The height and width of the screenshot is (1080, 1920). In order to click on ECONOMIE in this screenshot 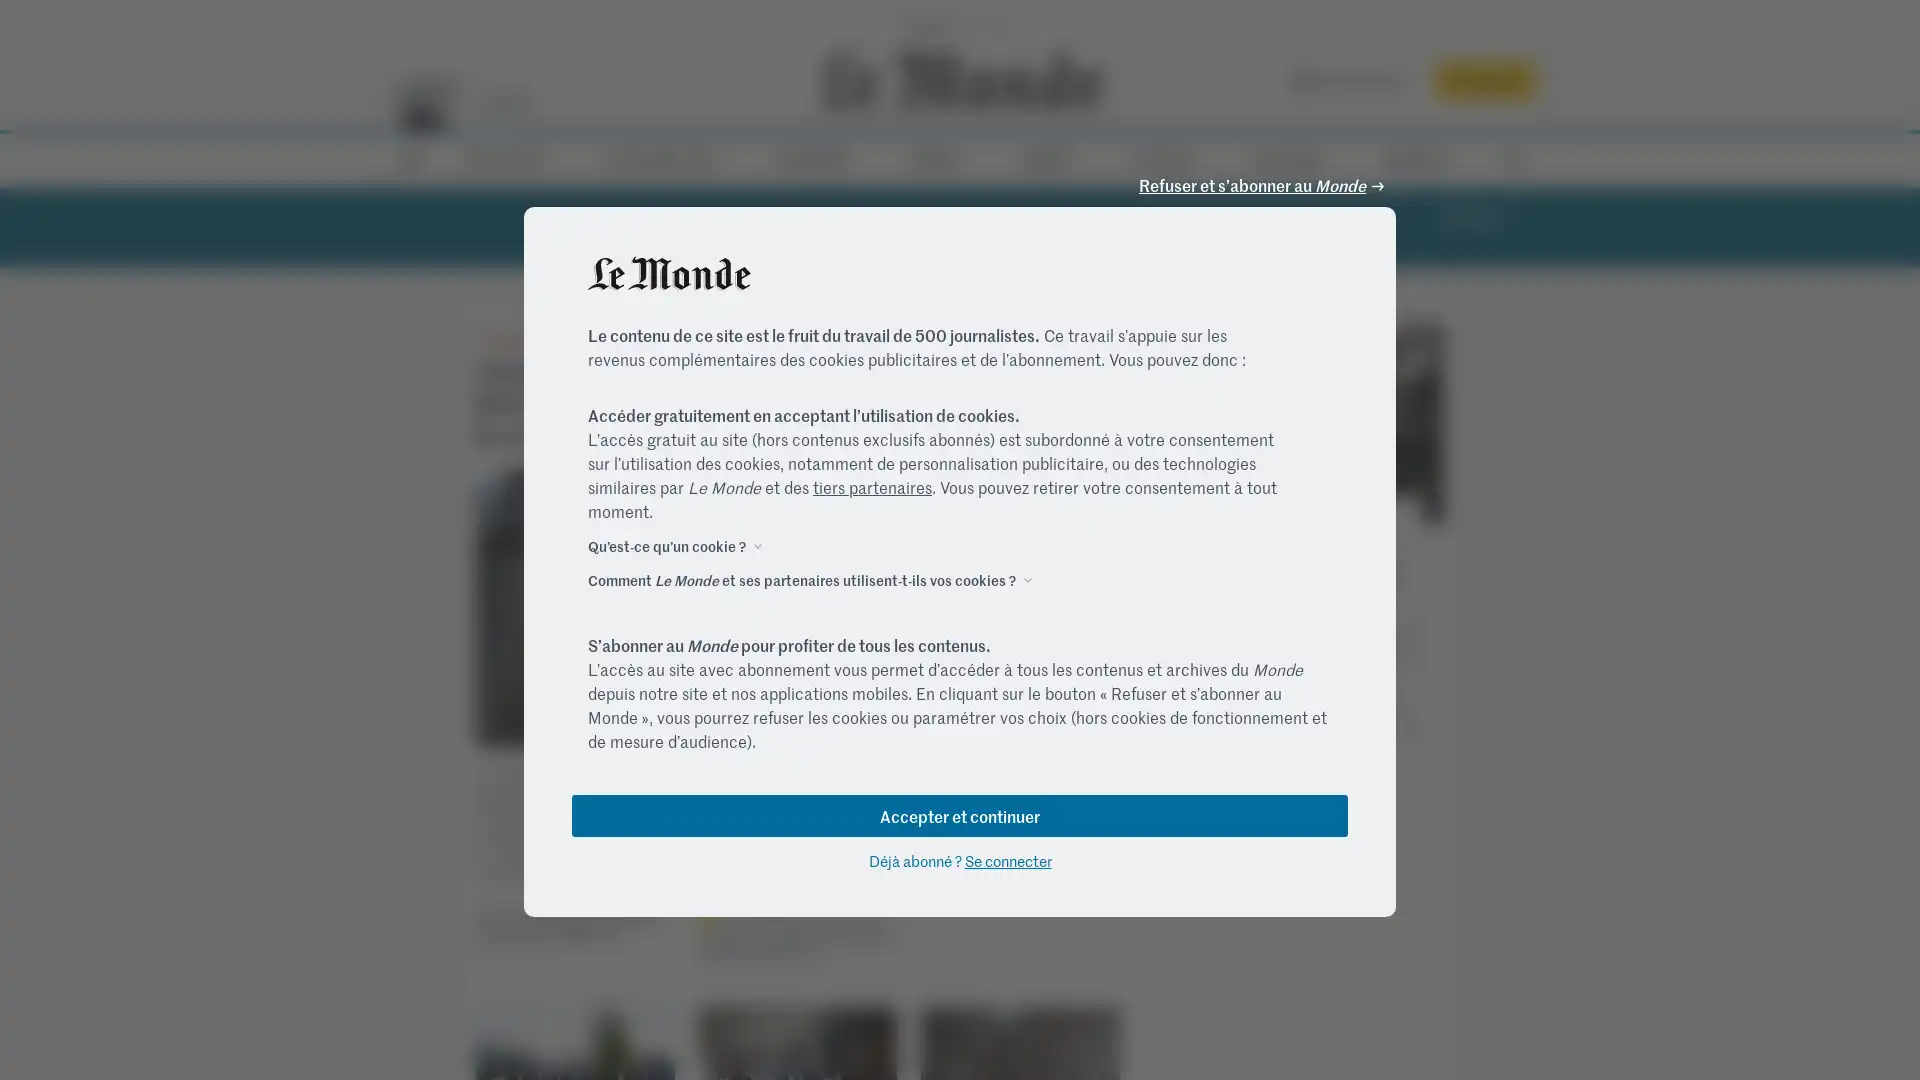, I will do `click(820, 158)`.